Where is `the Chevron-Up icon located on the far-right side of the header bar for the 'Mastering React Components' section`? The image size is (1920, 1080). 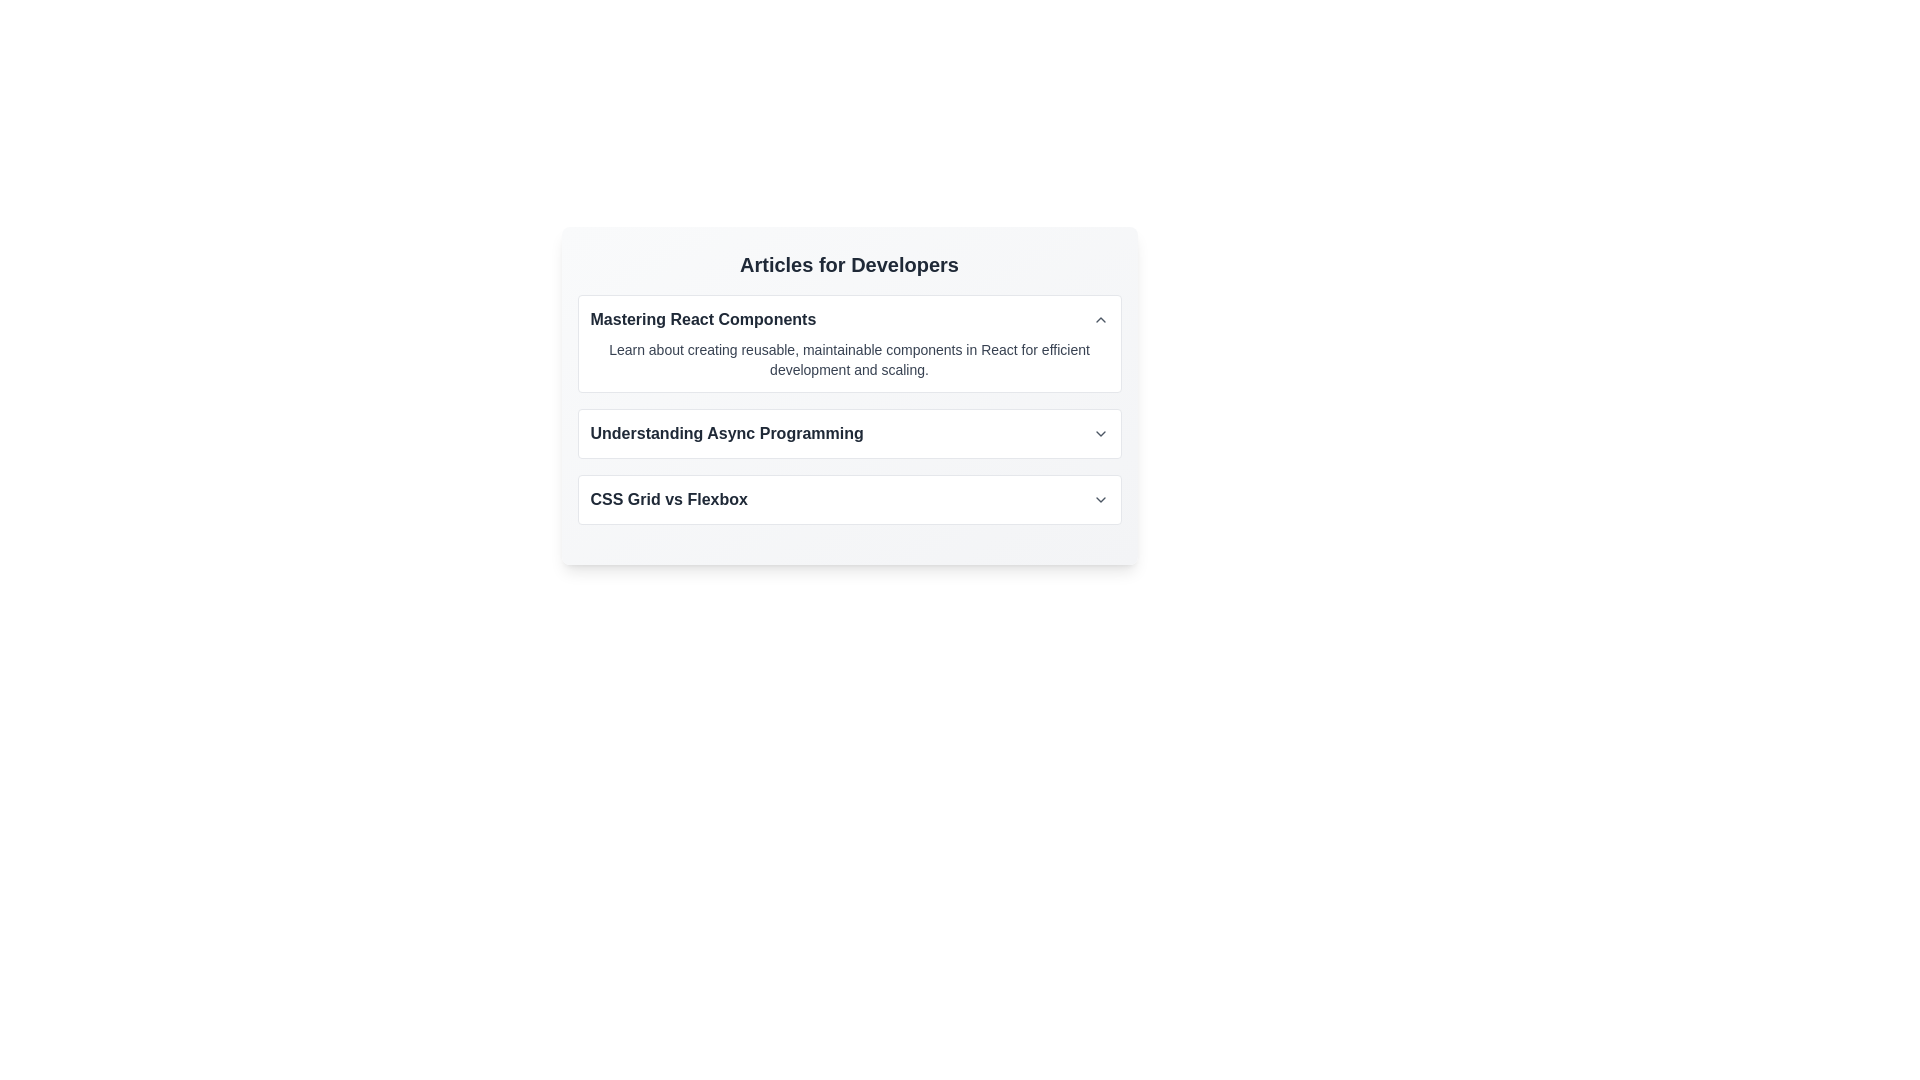 the Chevron-Up icon located on the far-right side of the header bar for the 'Mastering React Components' section is located at coordinates (1099, 319).